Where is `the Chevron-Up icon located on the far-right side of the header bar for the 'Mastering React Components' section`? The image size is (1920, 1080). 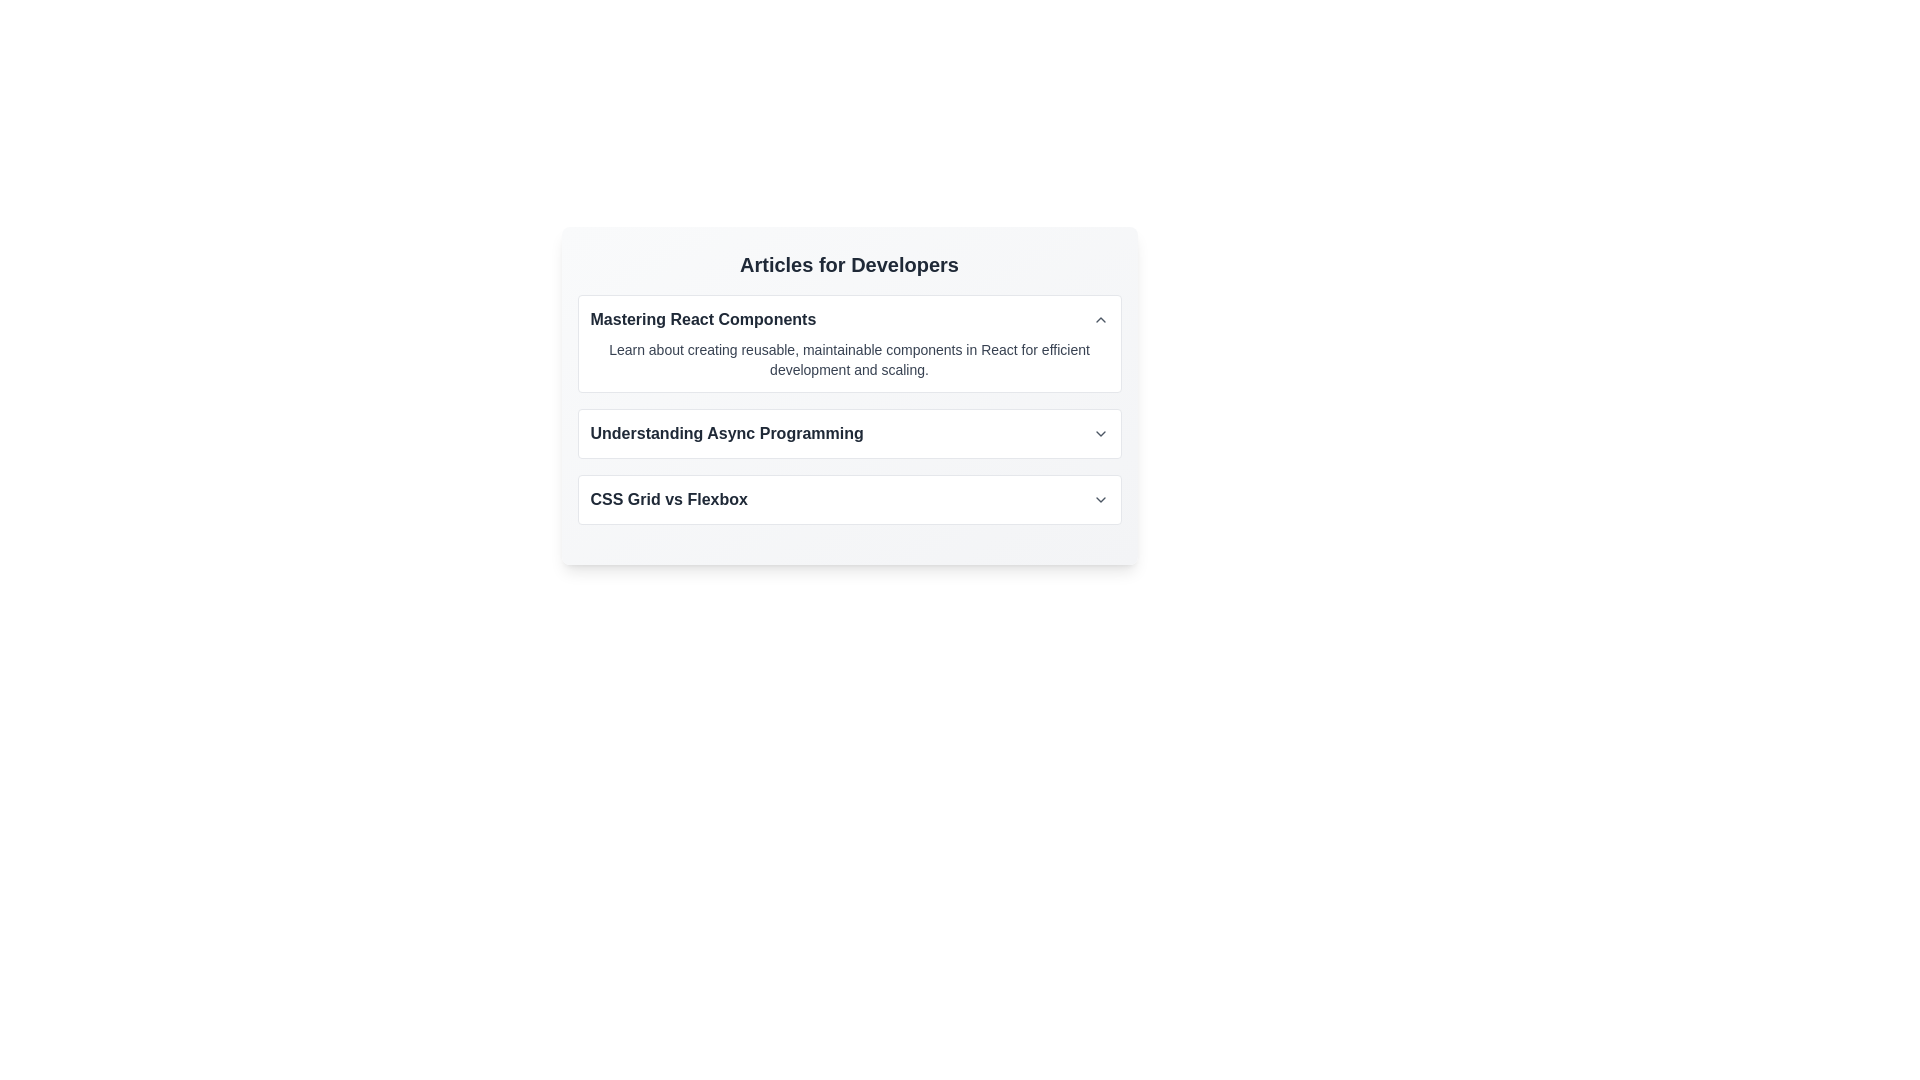 the Chevron-Up icon located on the far-right side of the header bar for the 'Mastering React Components' section is located at coordinates (1099, 319).